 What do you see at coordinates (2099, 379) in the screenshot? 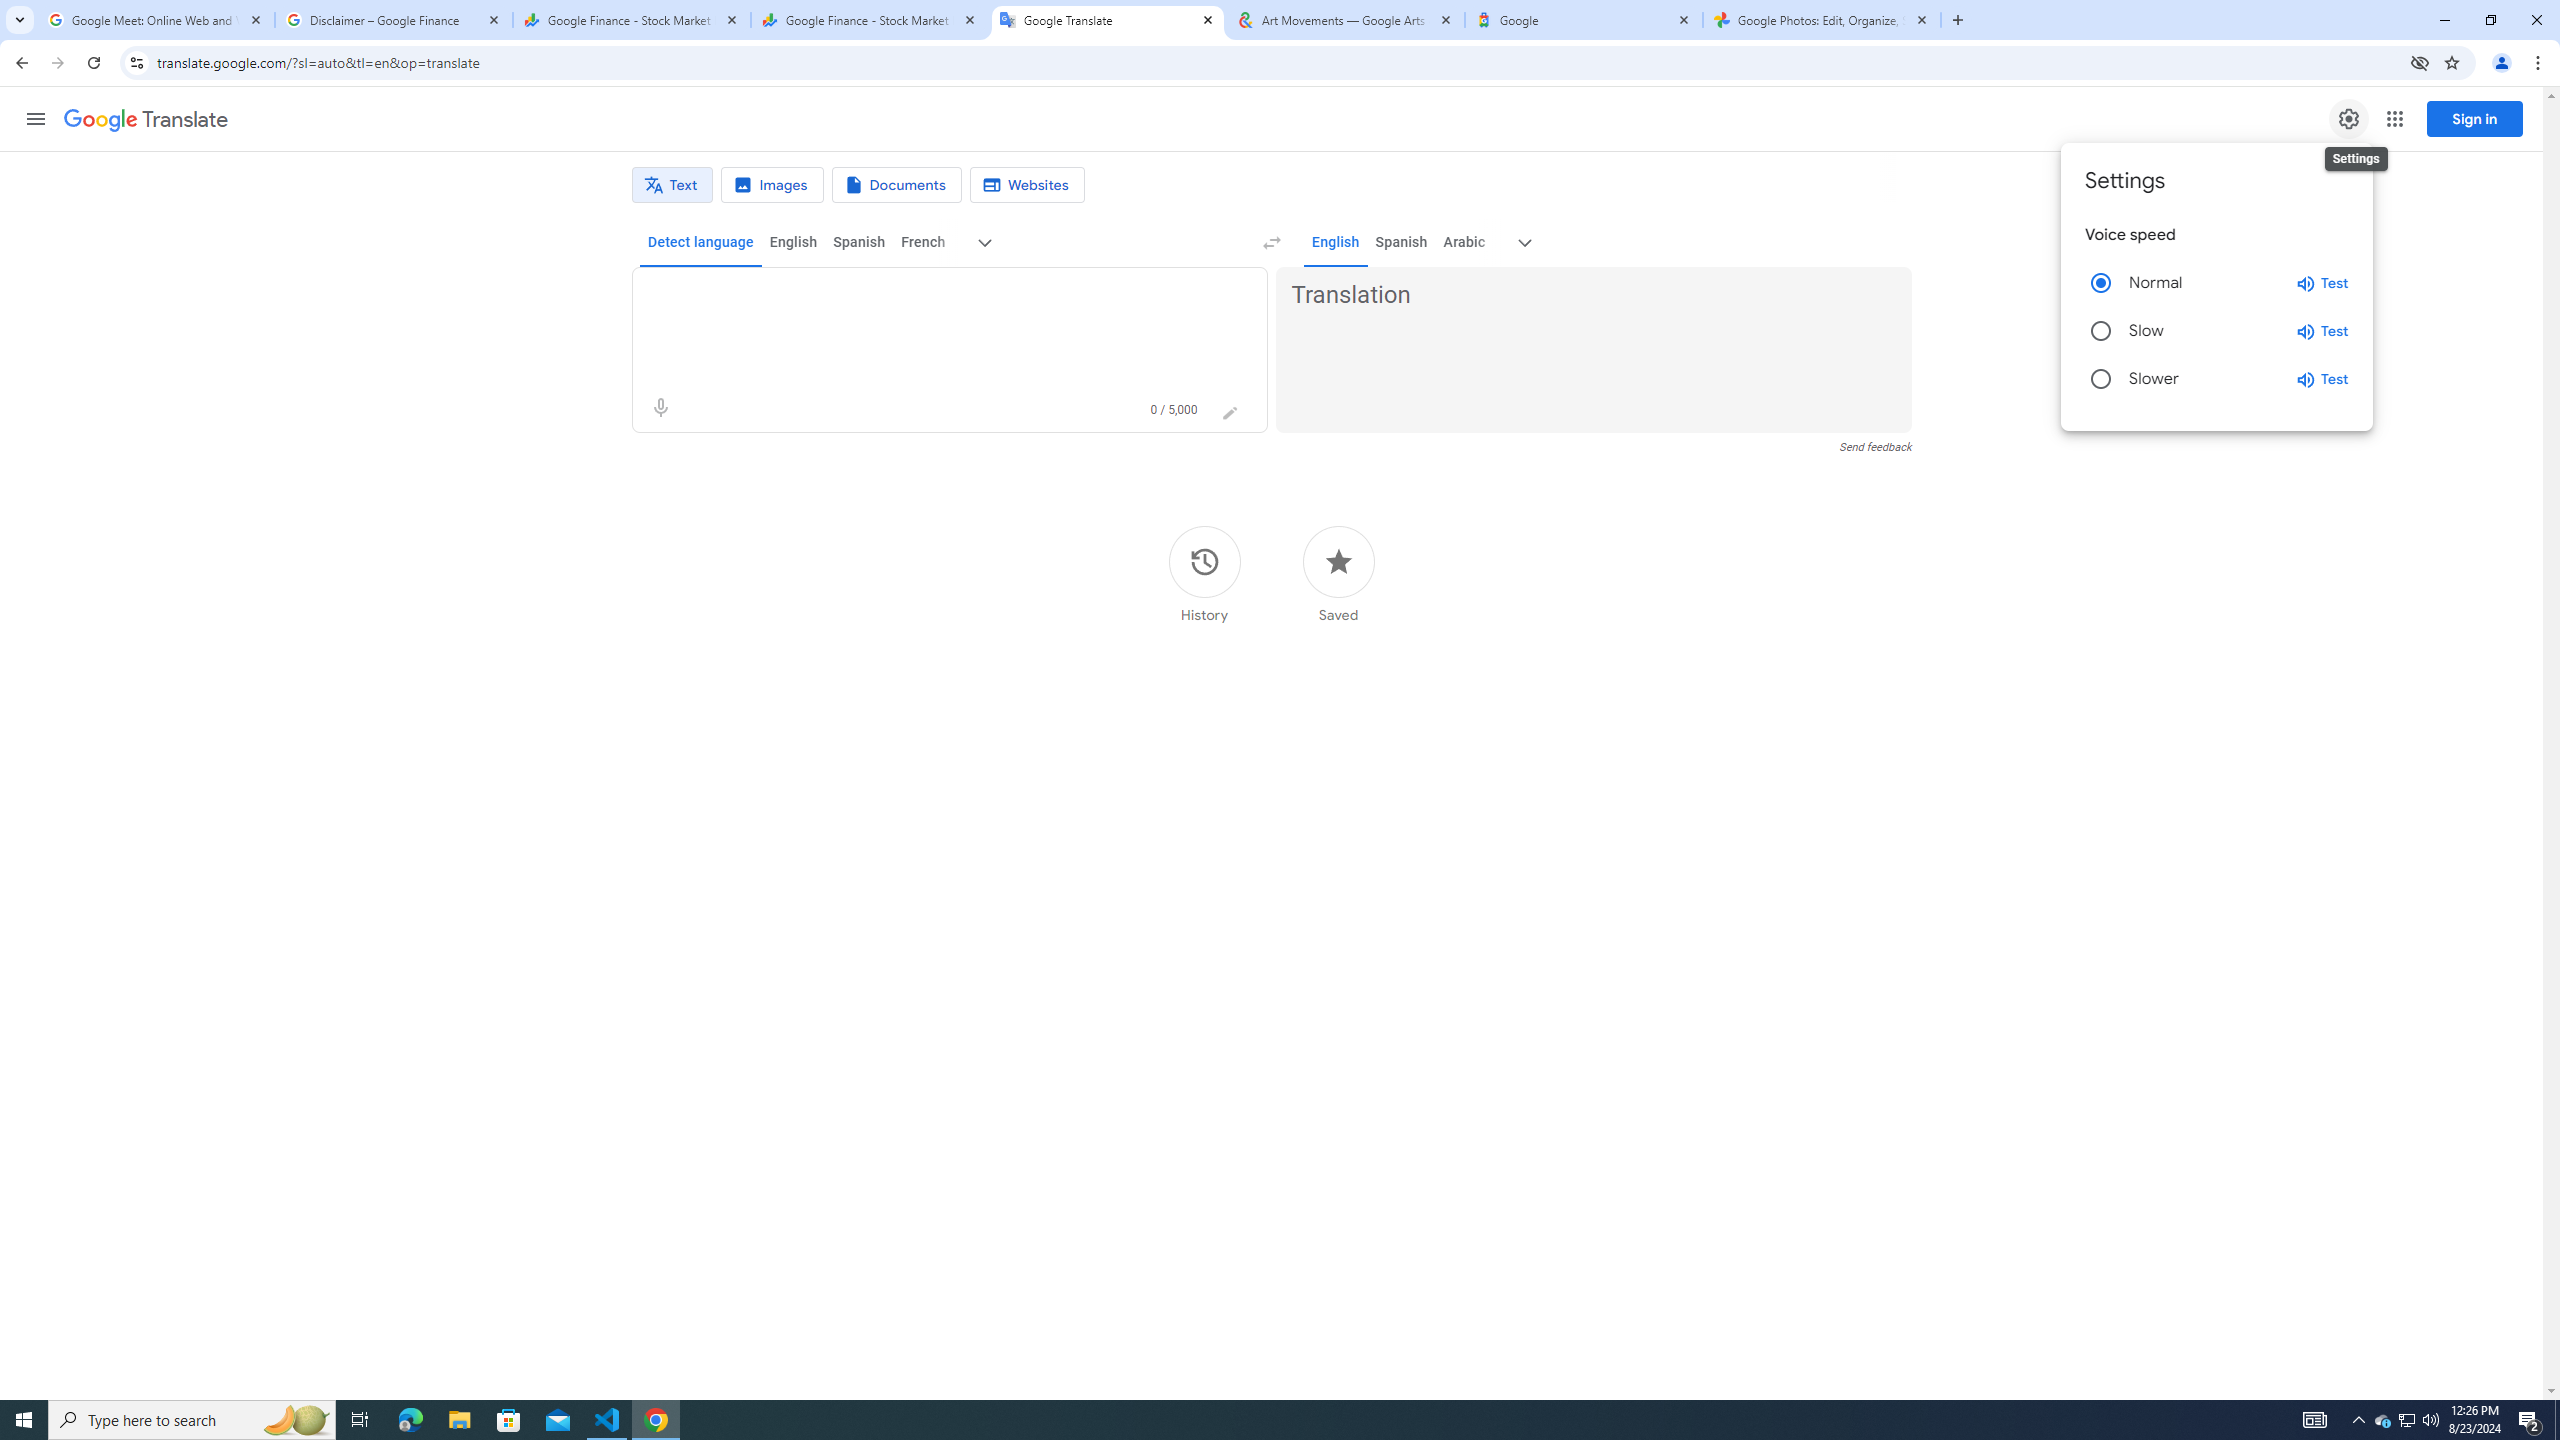
I see `'Slower'` at bounding box center [2099, 379].